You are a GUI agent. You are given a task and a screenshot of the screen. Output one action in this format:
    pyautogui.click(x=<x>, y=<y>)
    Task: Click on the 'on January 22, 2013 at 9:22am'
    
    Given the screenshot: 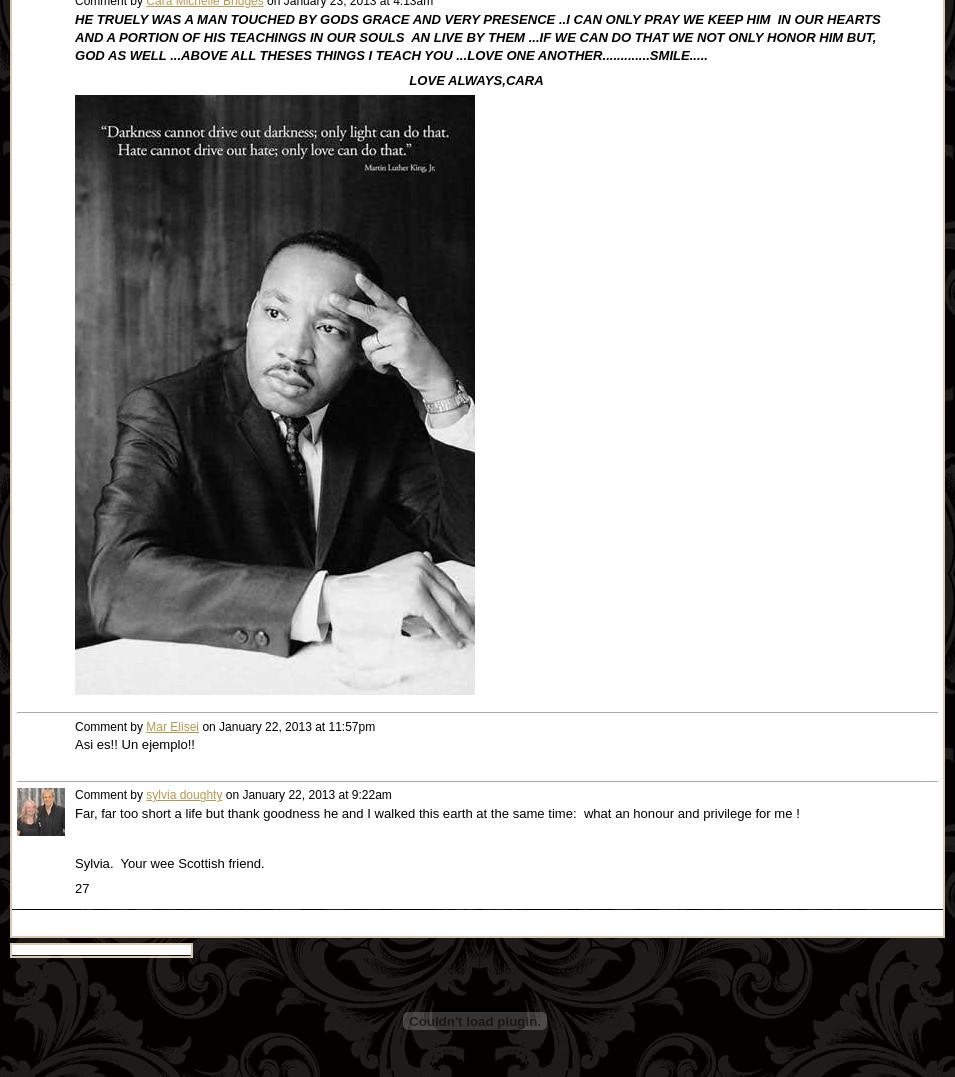 What is the action you would take?
    pyautogui.click(x=306, y=795)
    